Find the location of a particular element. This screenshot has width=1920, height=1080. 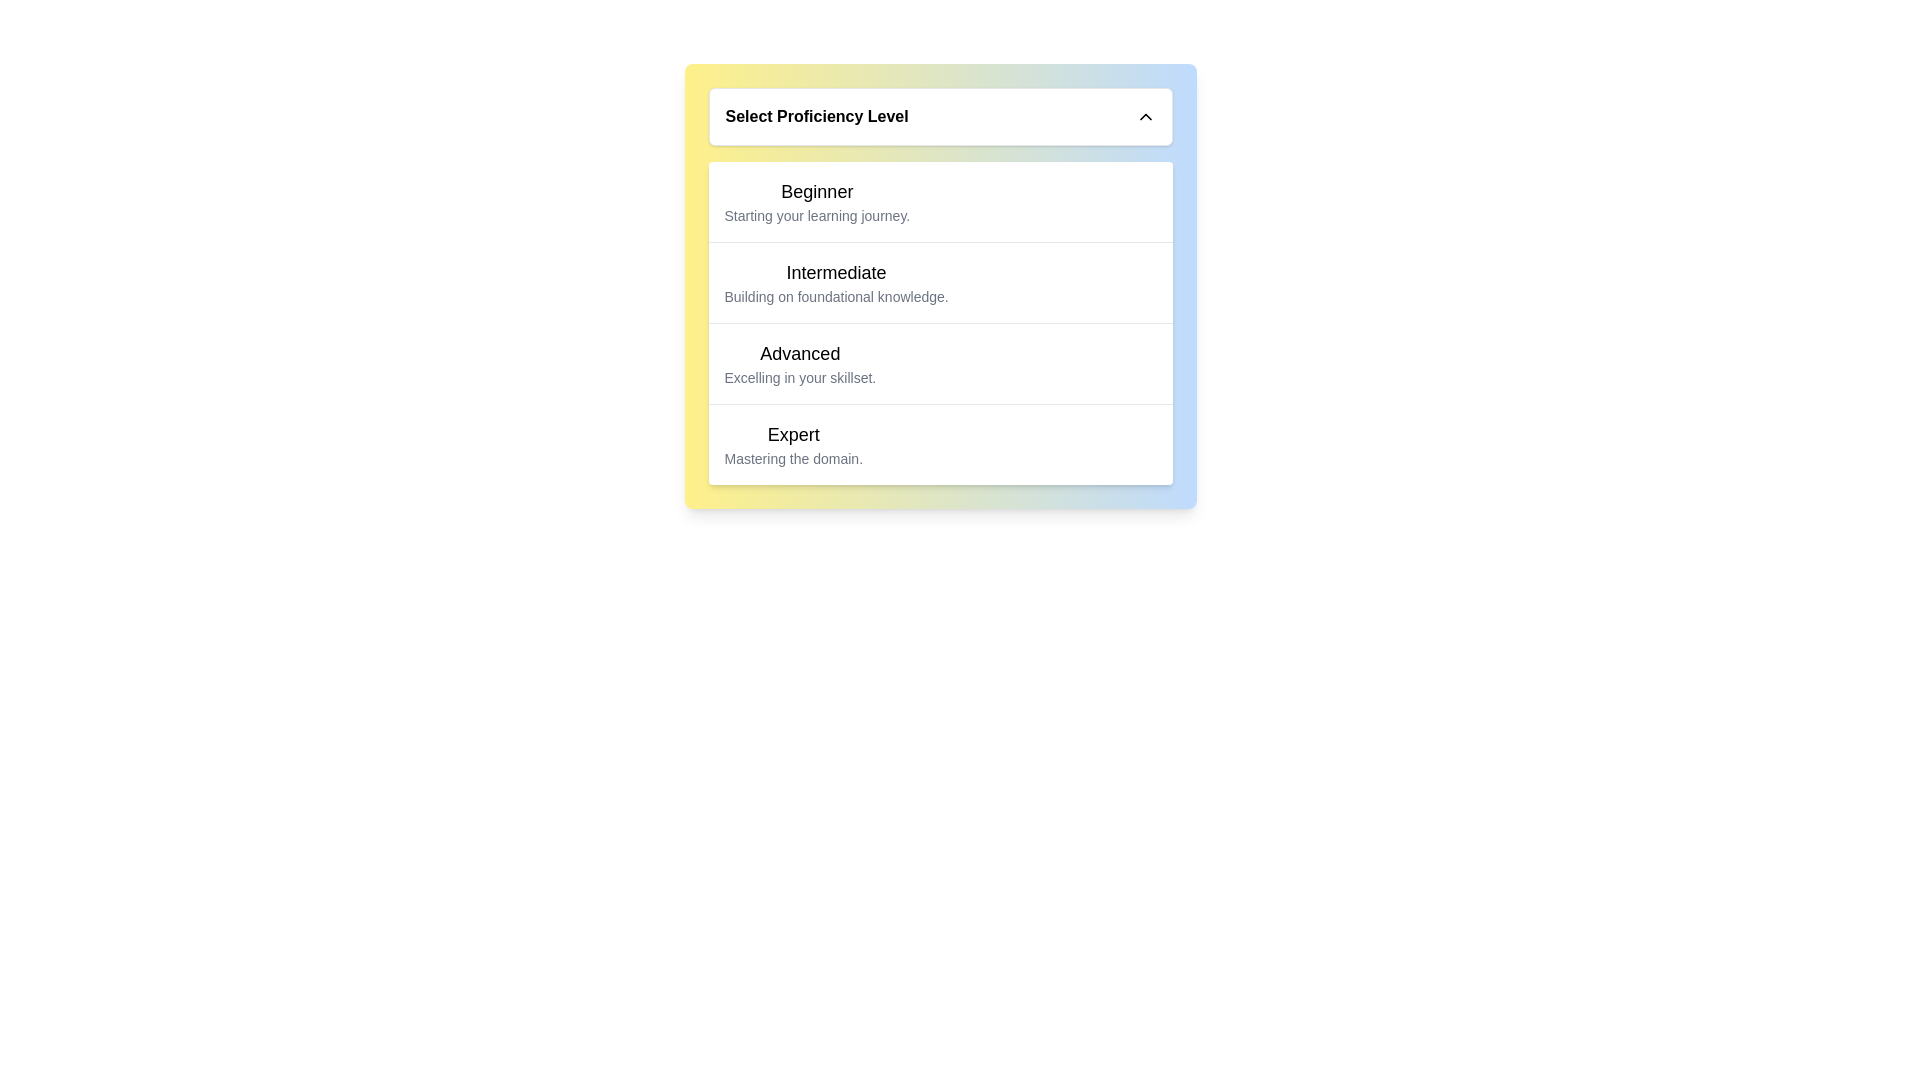

the 'Advanced' menu item in the 'Select Proficiency Level' section is located at coordinates (800, 363).